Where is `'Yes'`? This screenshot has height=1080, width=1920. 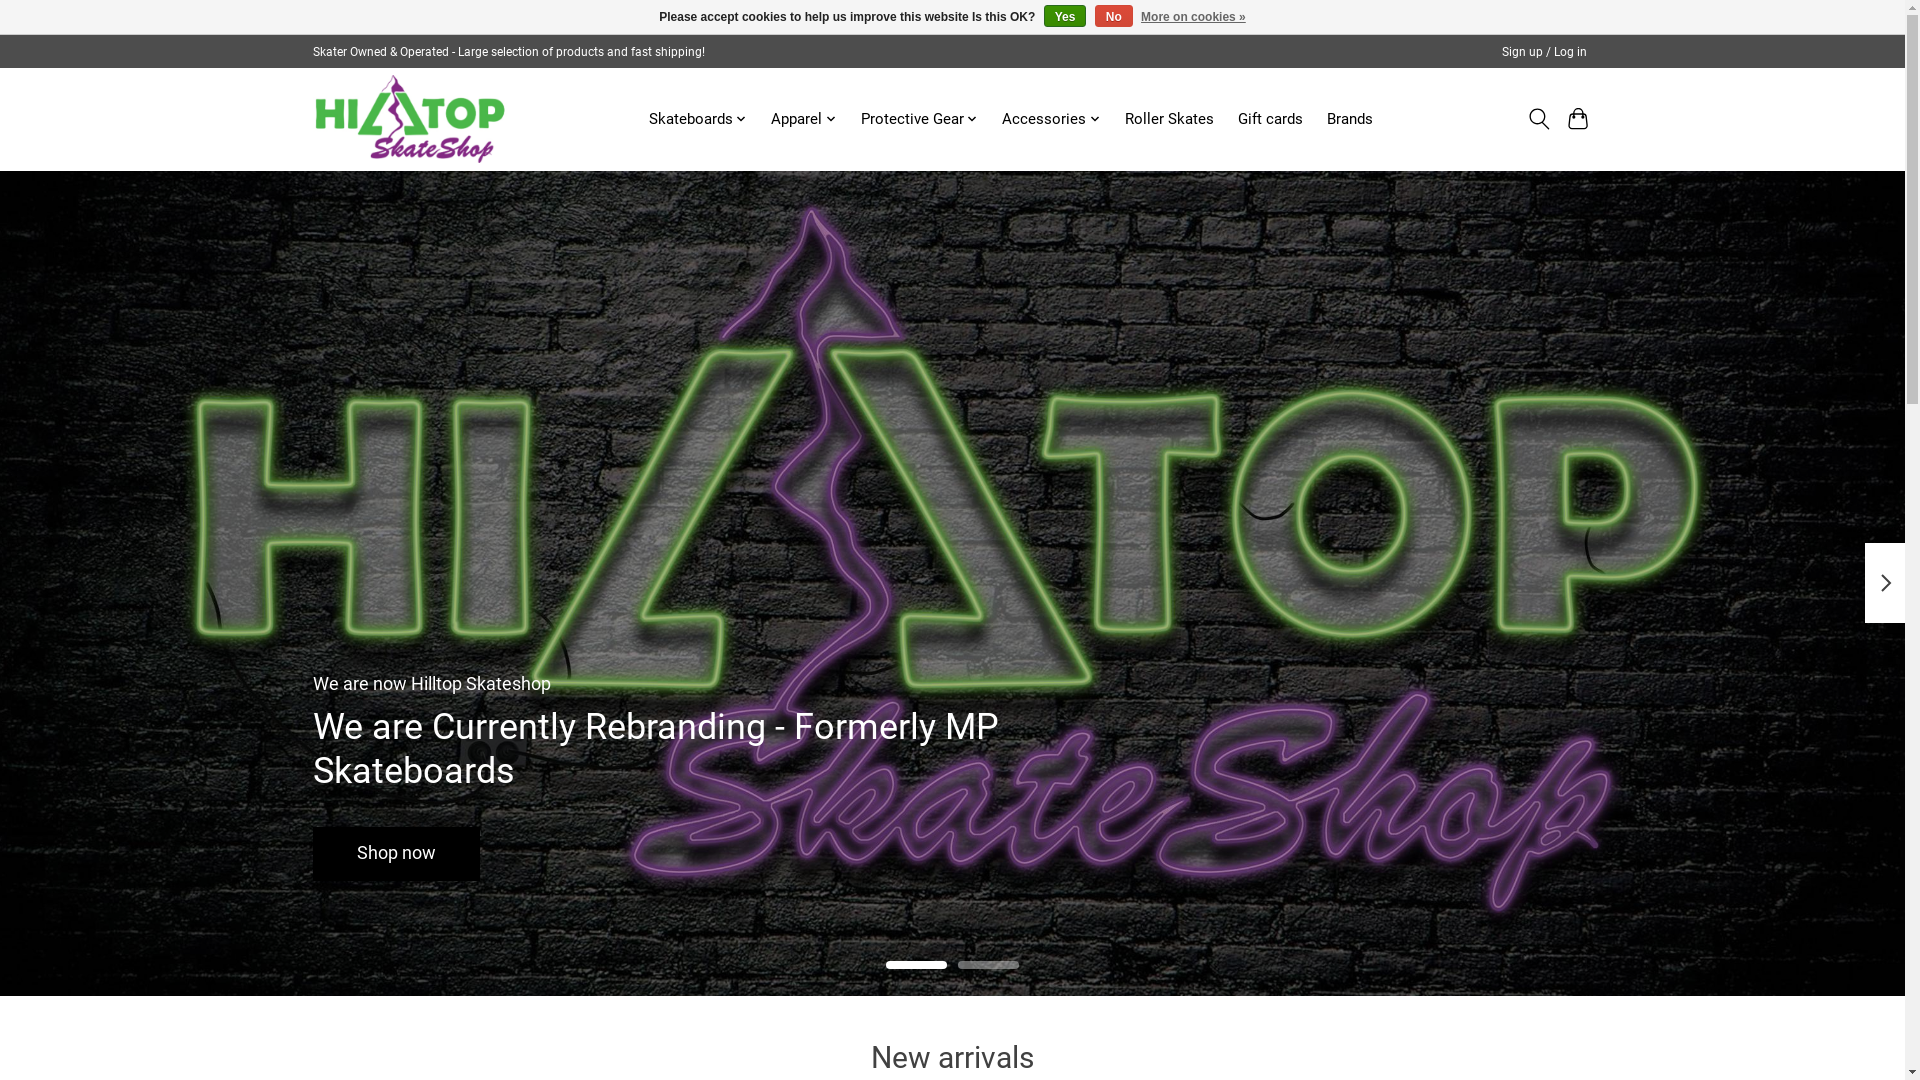 'Yes' is located at coordinates (1064, 15).